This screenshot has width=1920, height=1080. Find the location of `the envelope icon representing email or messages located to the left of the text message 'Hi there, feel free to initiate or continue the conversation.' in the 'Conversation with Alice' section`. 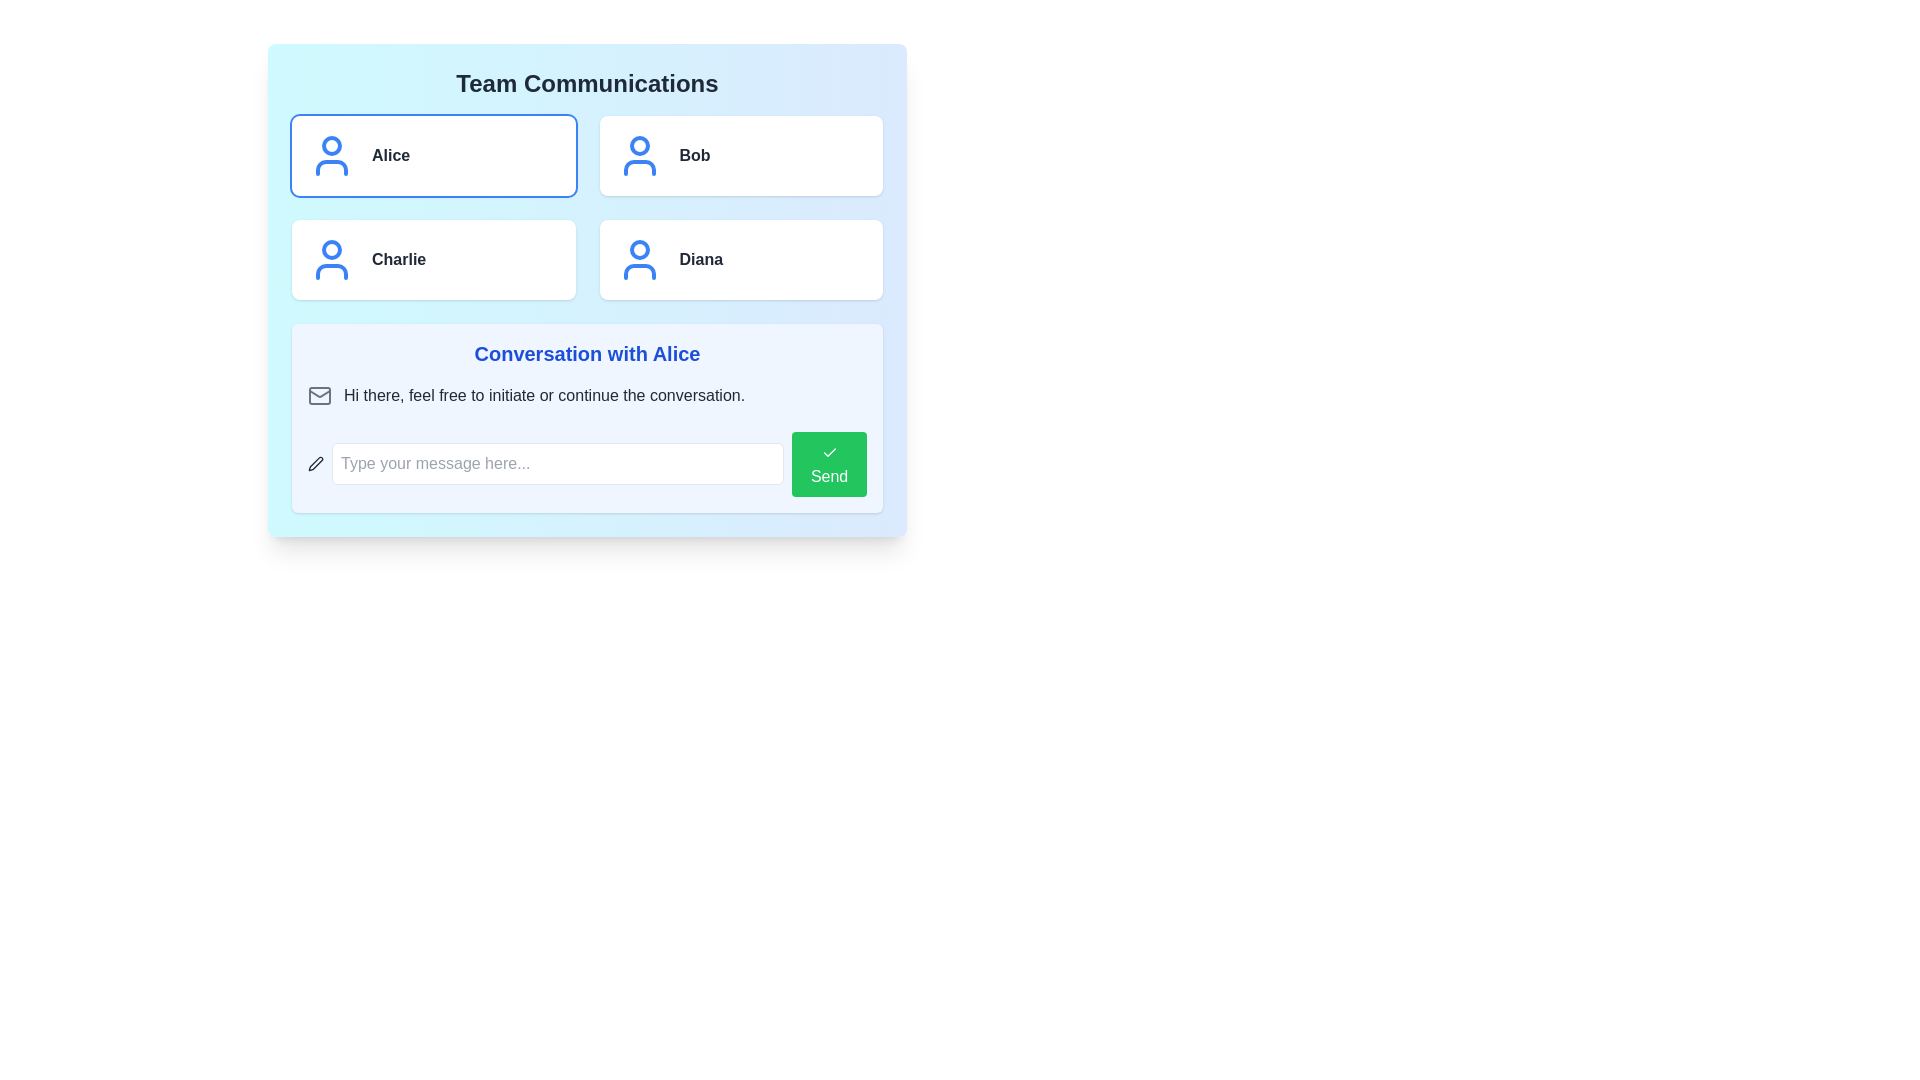

the envelope icon representing email or messages located to the left of the text message 'Hi there, feel free to initiate or continue the conversation.' in the 'Conversation with Alice' section is located at coordinates (320, 396).